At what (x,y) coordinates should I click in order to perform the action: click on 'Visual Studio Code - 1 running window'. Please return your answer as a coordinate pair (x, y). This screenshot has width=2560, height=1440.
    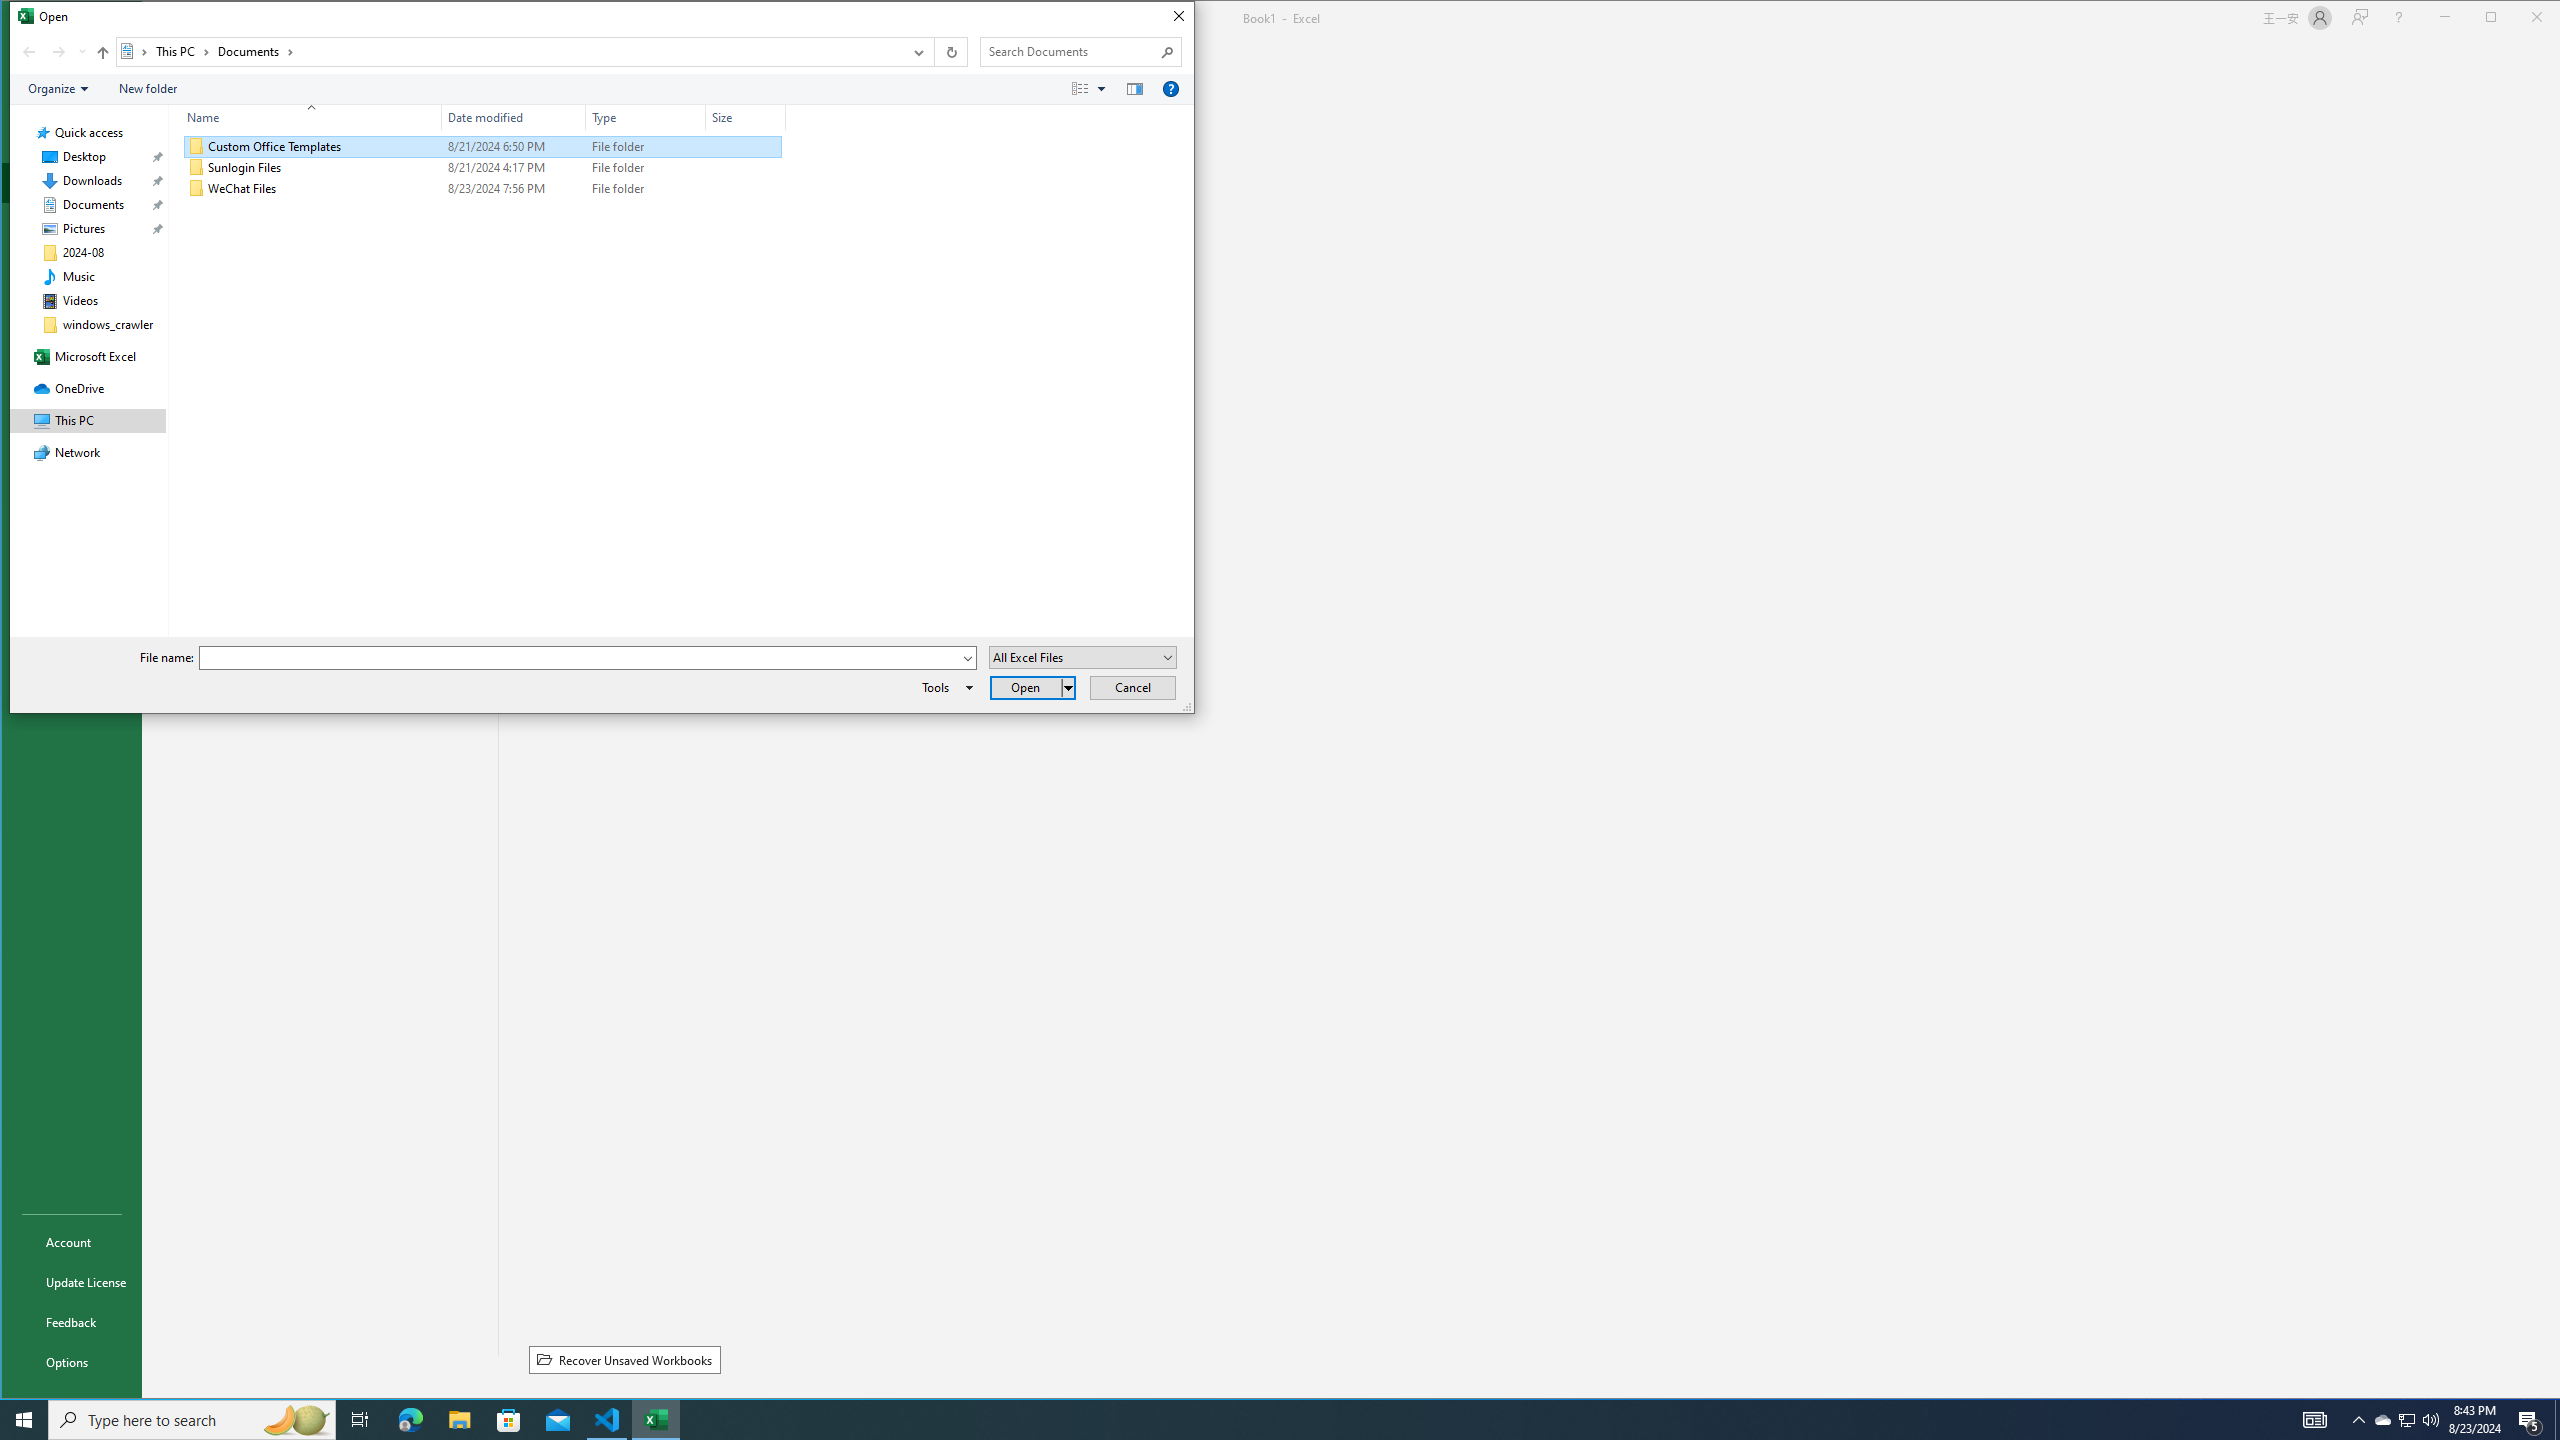
    Looking at the image, I should click on (607, 1418).